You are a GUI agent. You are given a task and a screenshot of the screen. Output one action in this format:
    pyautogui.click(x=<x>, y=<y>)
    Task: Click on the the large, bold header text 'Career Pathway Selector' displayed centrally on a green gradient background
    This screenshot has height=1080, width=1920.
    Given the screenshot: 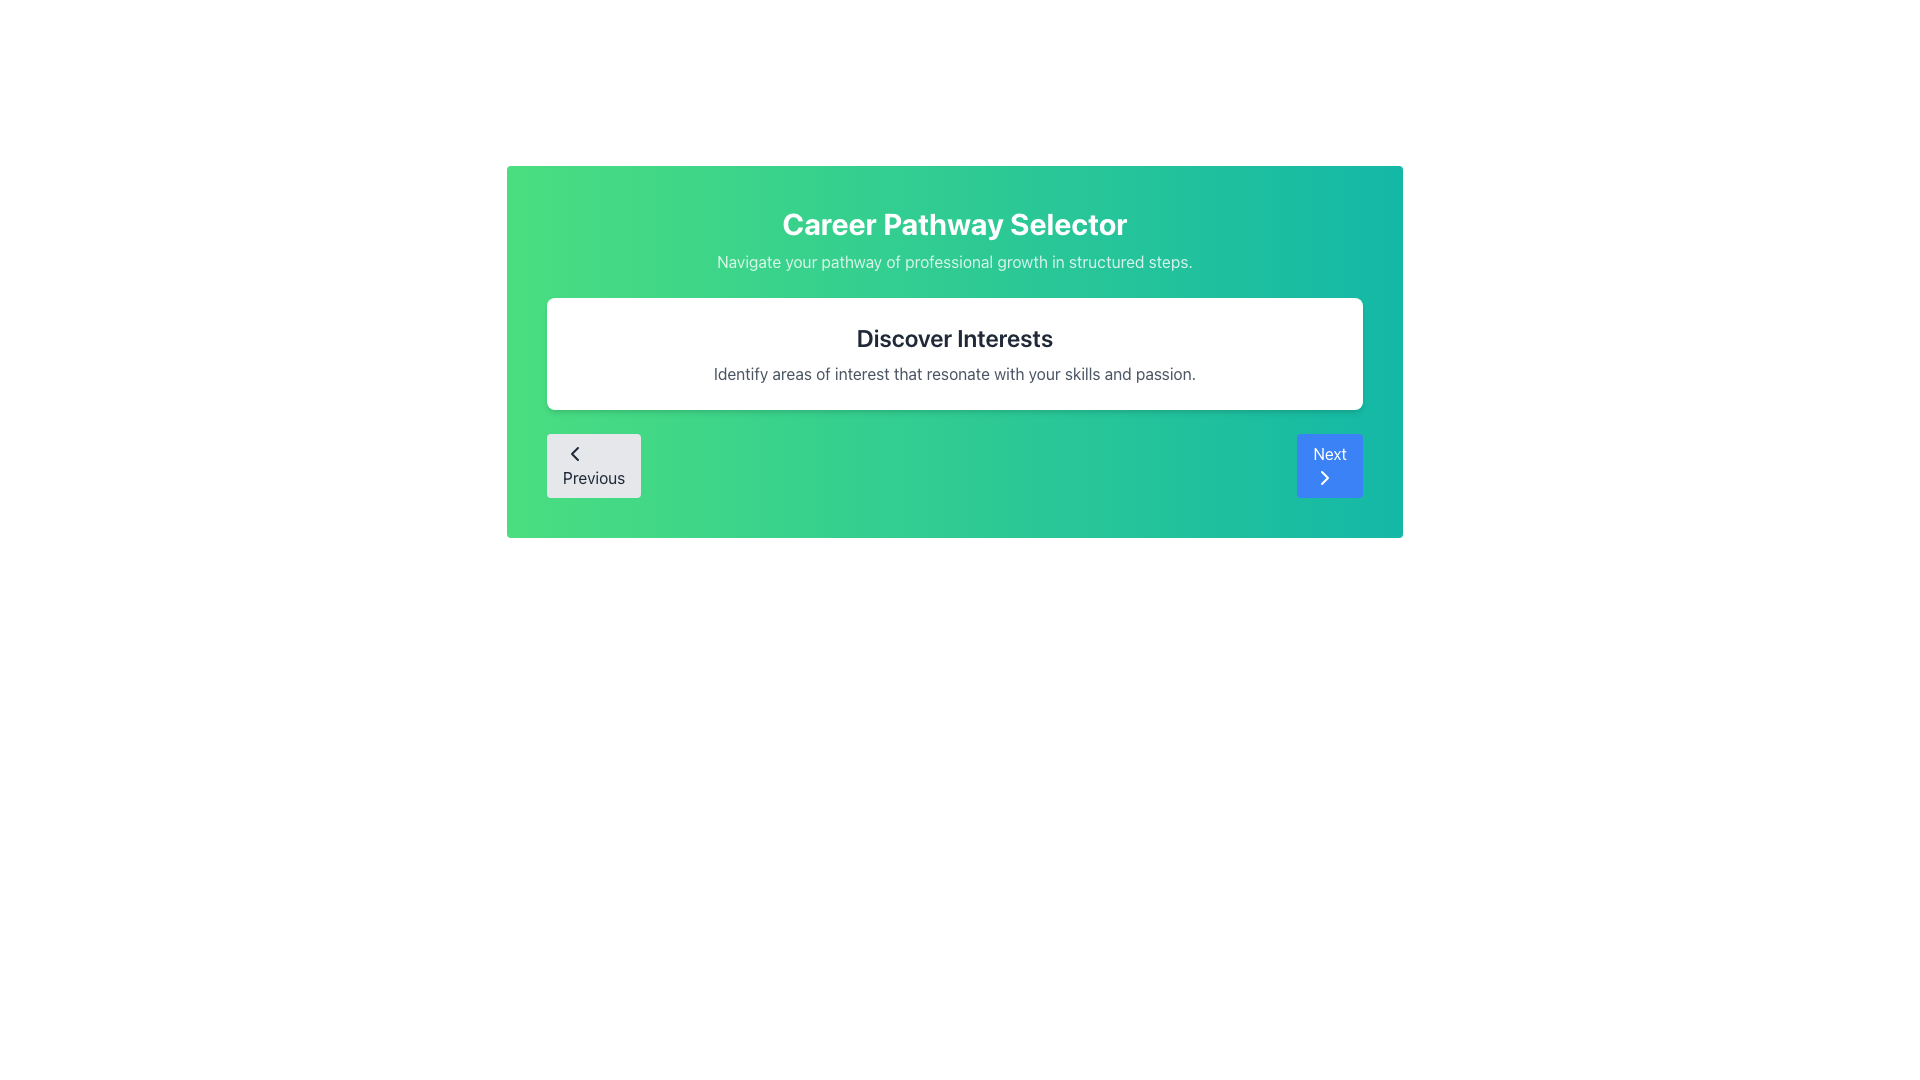 What is the action you would take?
    pyautogui.click(x=954, y=223)
    